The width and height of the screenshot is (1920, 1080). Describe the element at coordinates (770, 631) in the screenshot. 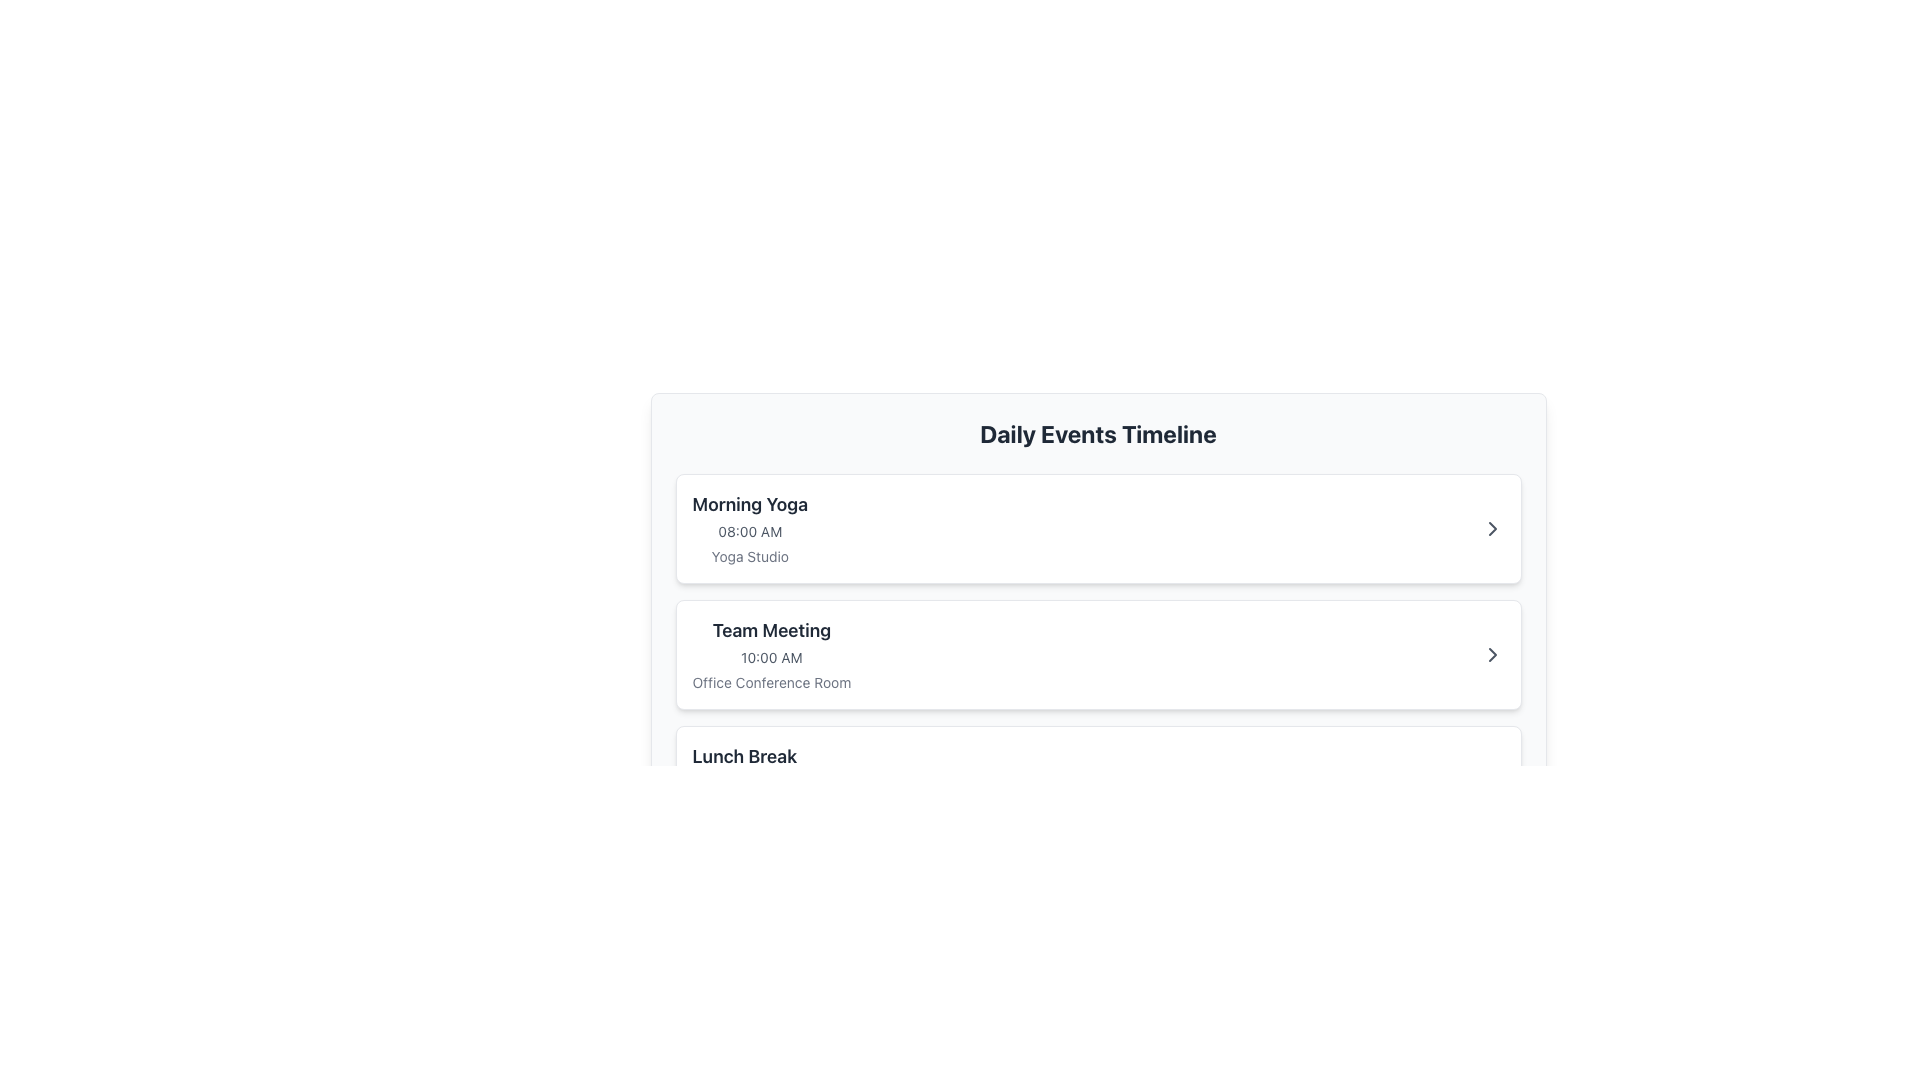

I see `the 'Team Meeting' text display, which serves as the header for the scheduled event in the daily events listing` at that location.